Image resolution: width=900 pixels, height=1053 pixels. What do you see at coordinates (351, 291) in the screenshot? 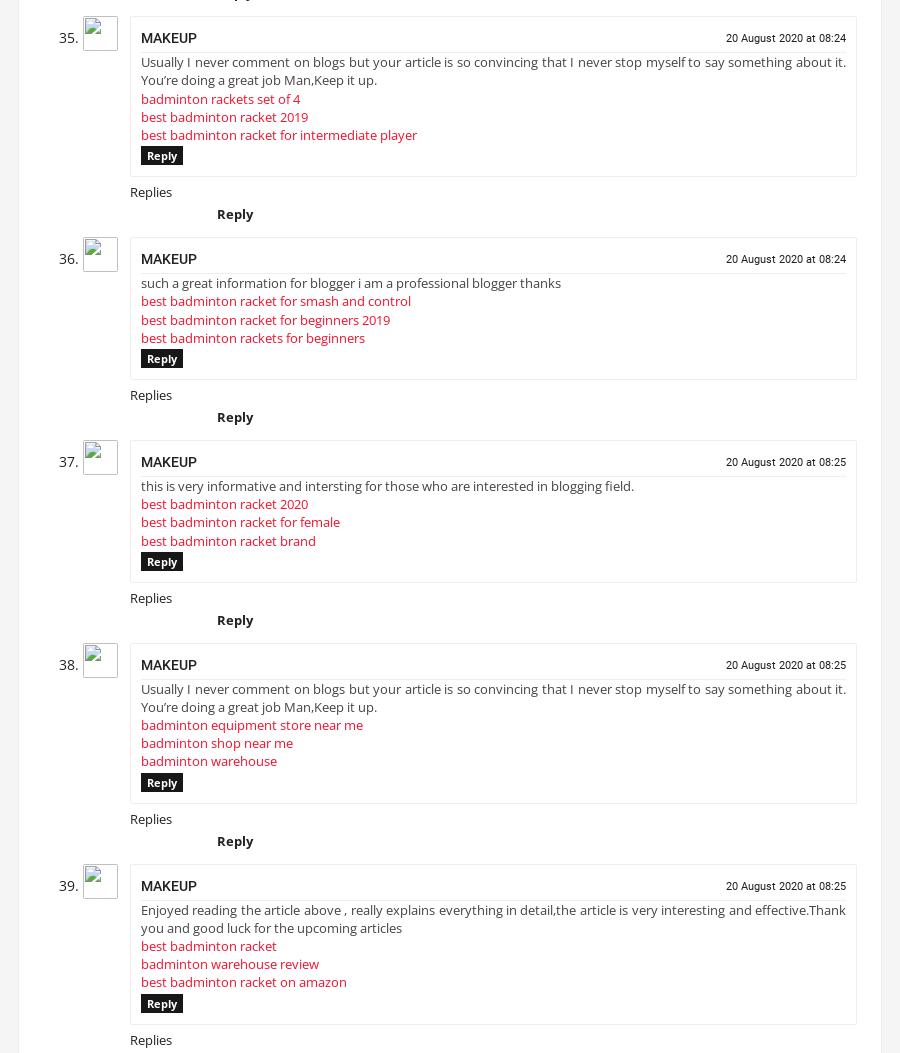
I see `'such a great information for blogger i am a professional blogger thanks'` at bounding box center [351, 291].